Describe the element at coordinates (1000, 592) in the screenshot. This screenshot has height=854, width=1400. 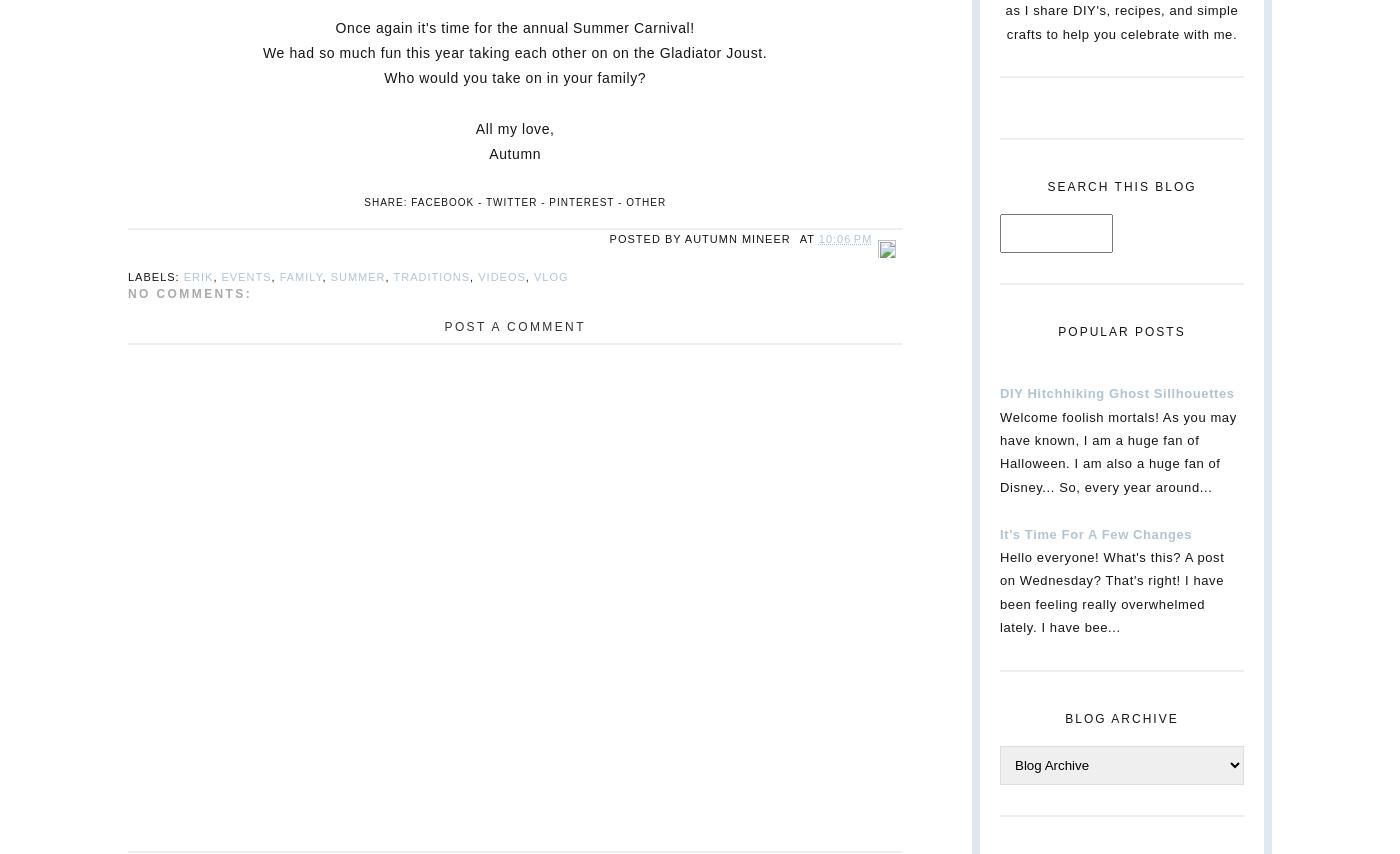
I see `'Hello everyone!   What's this?   A post on Wednesday?   That's right!   I have been feeling really overwhelmed lately.   I have bee...'` at that location.